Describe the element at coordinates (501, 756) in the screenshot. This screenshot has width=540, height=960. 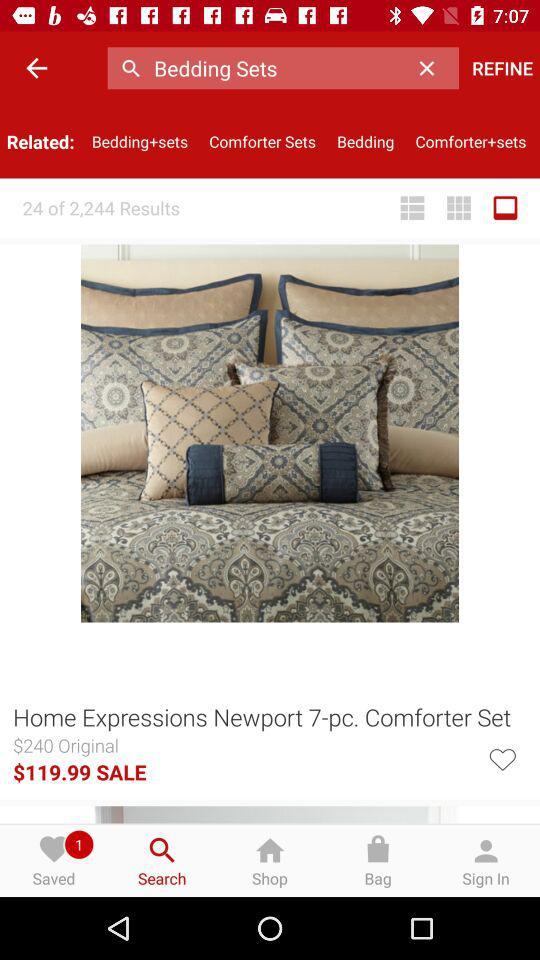
I see `the item to the right of the $119.99 sale icon` at that location.